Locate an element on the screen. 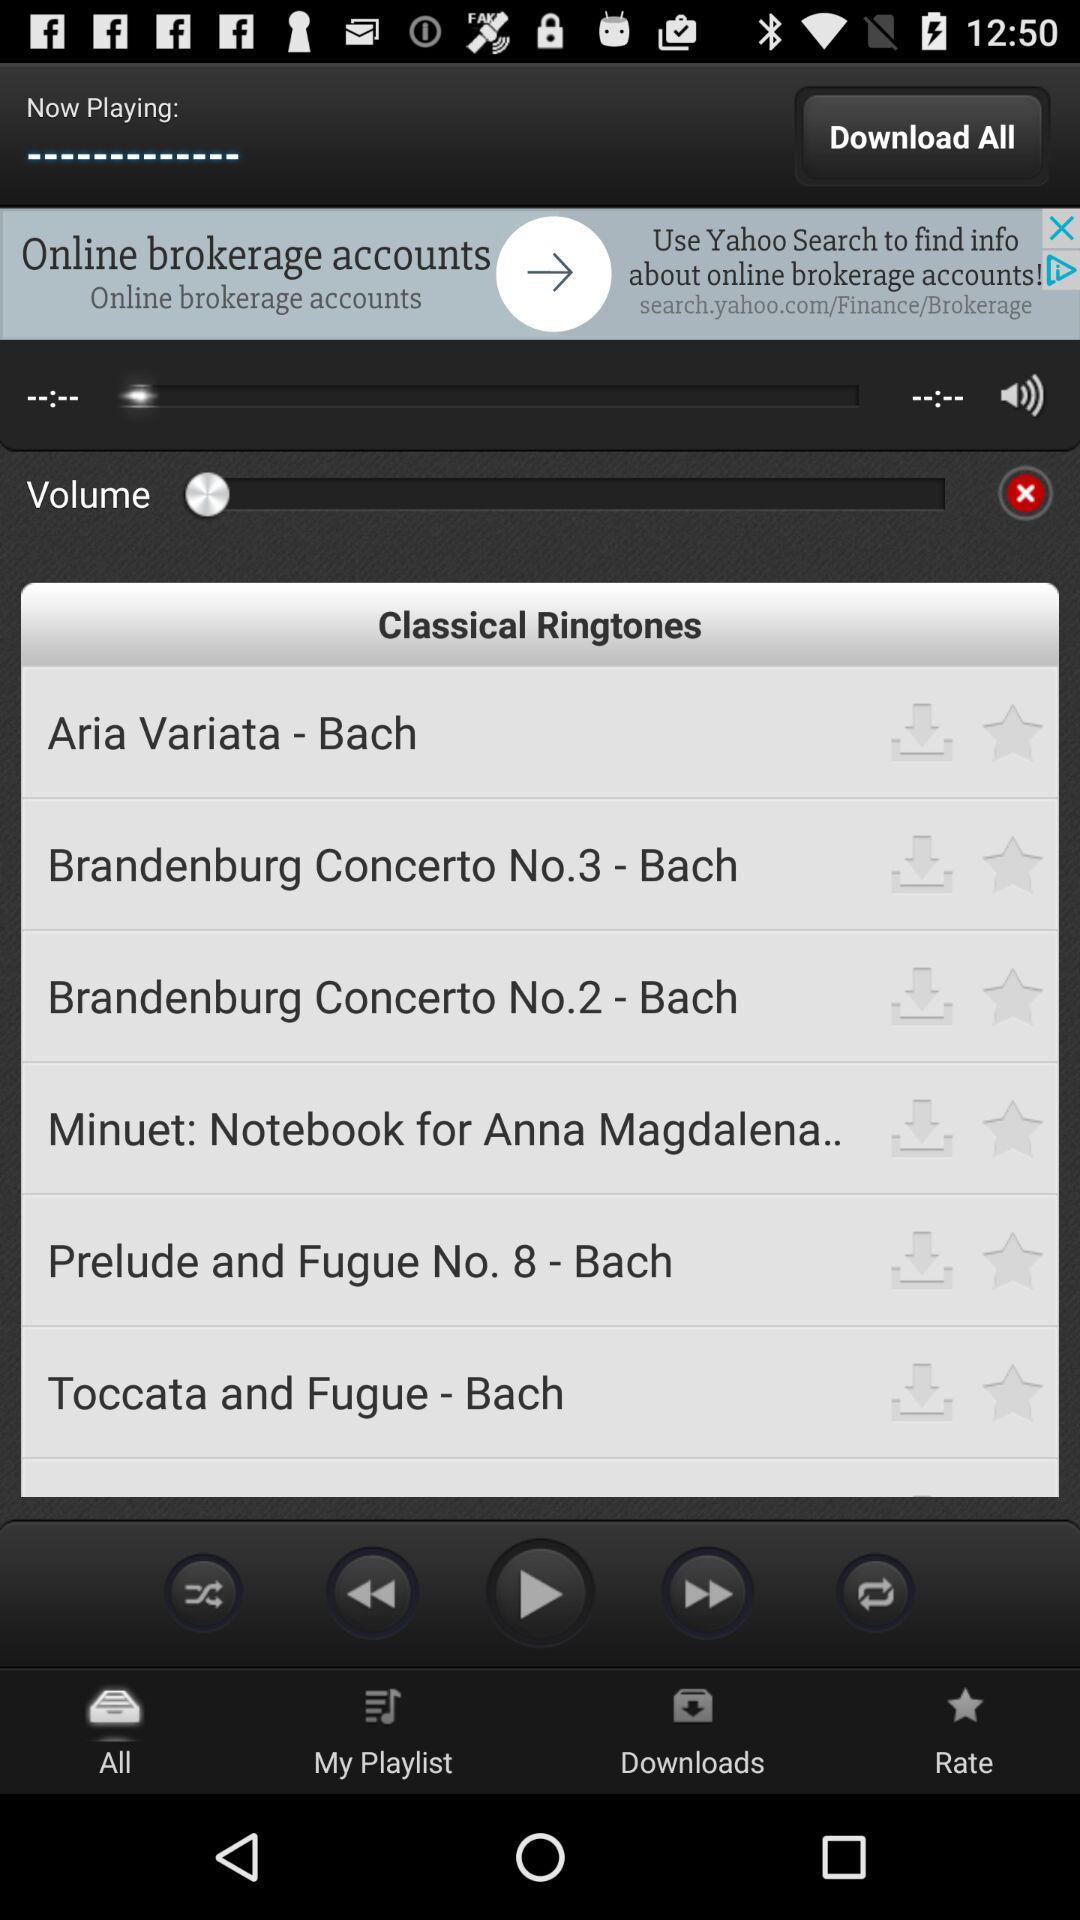 This screenshot has height=1920, width=1080. to make it as favorite ringtone is located at coordinates (1013, 730).